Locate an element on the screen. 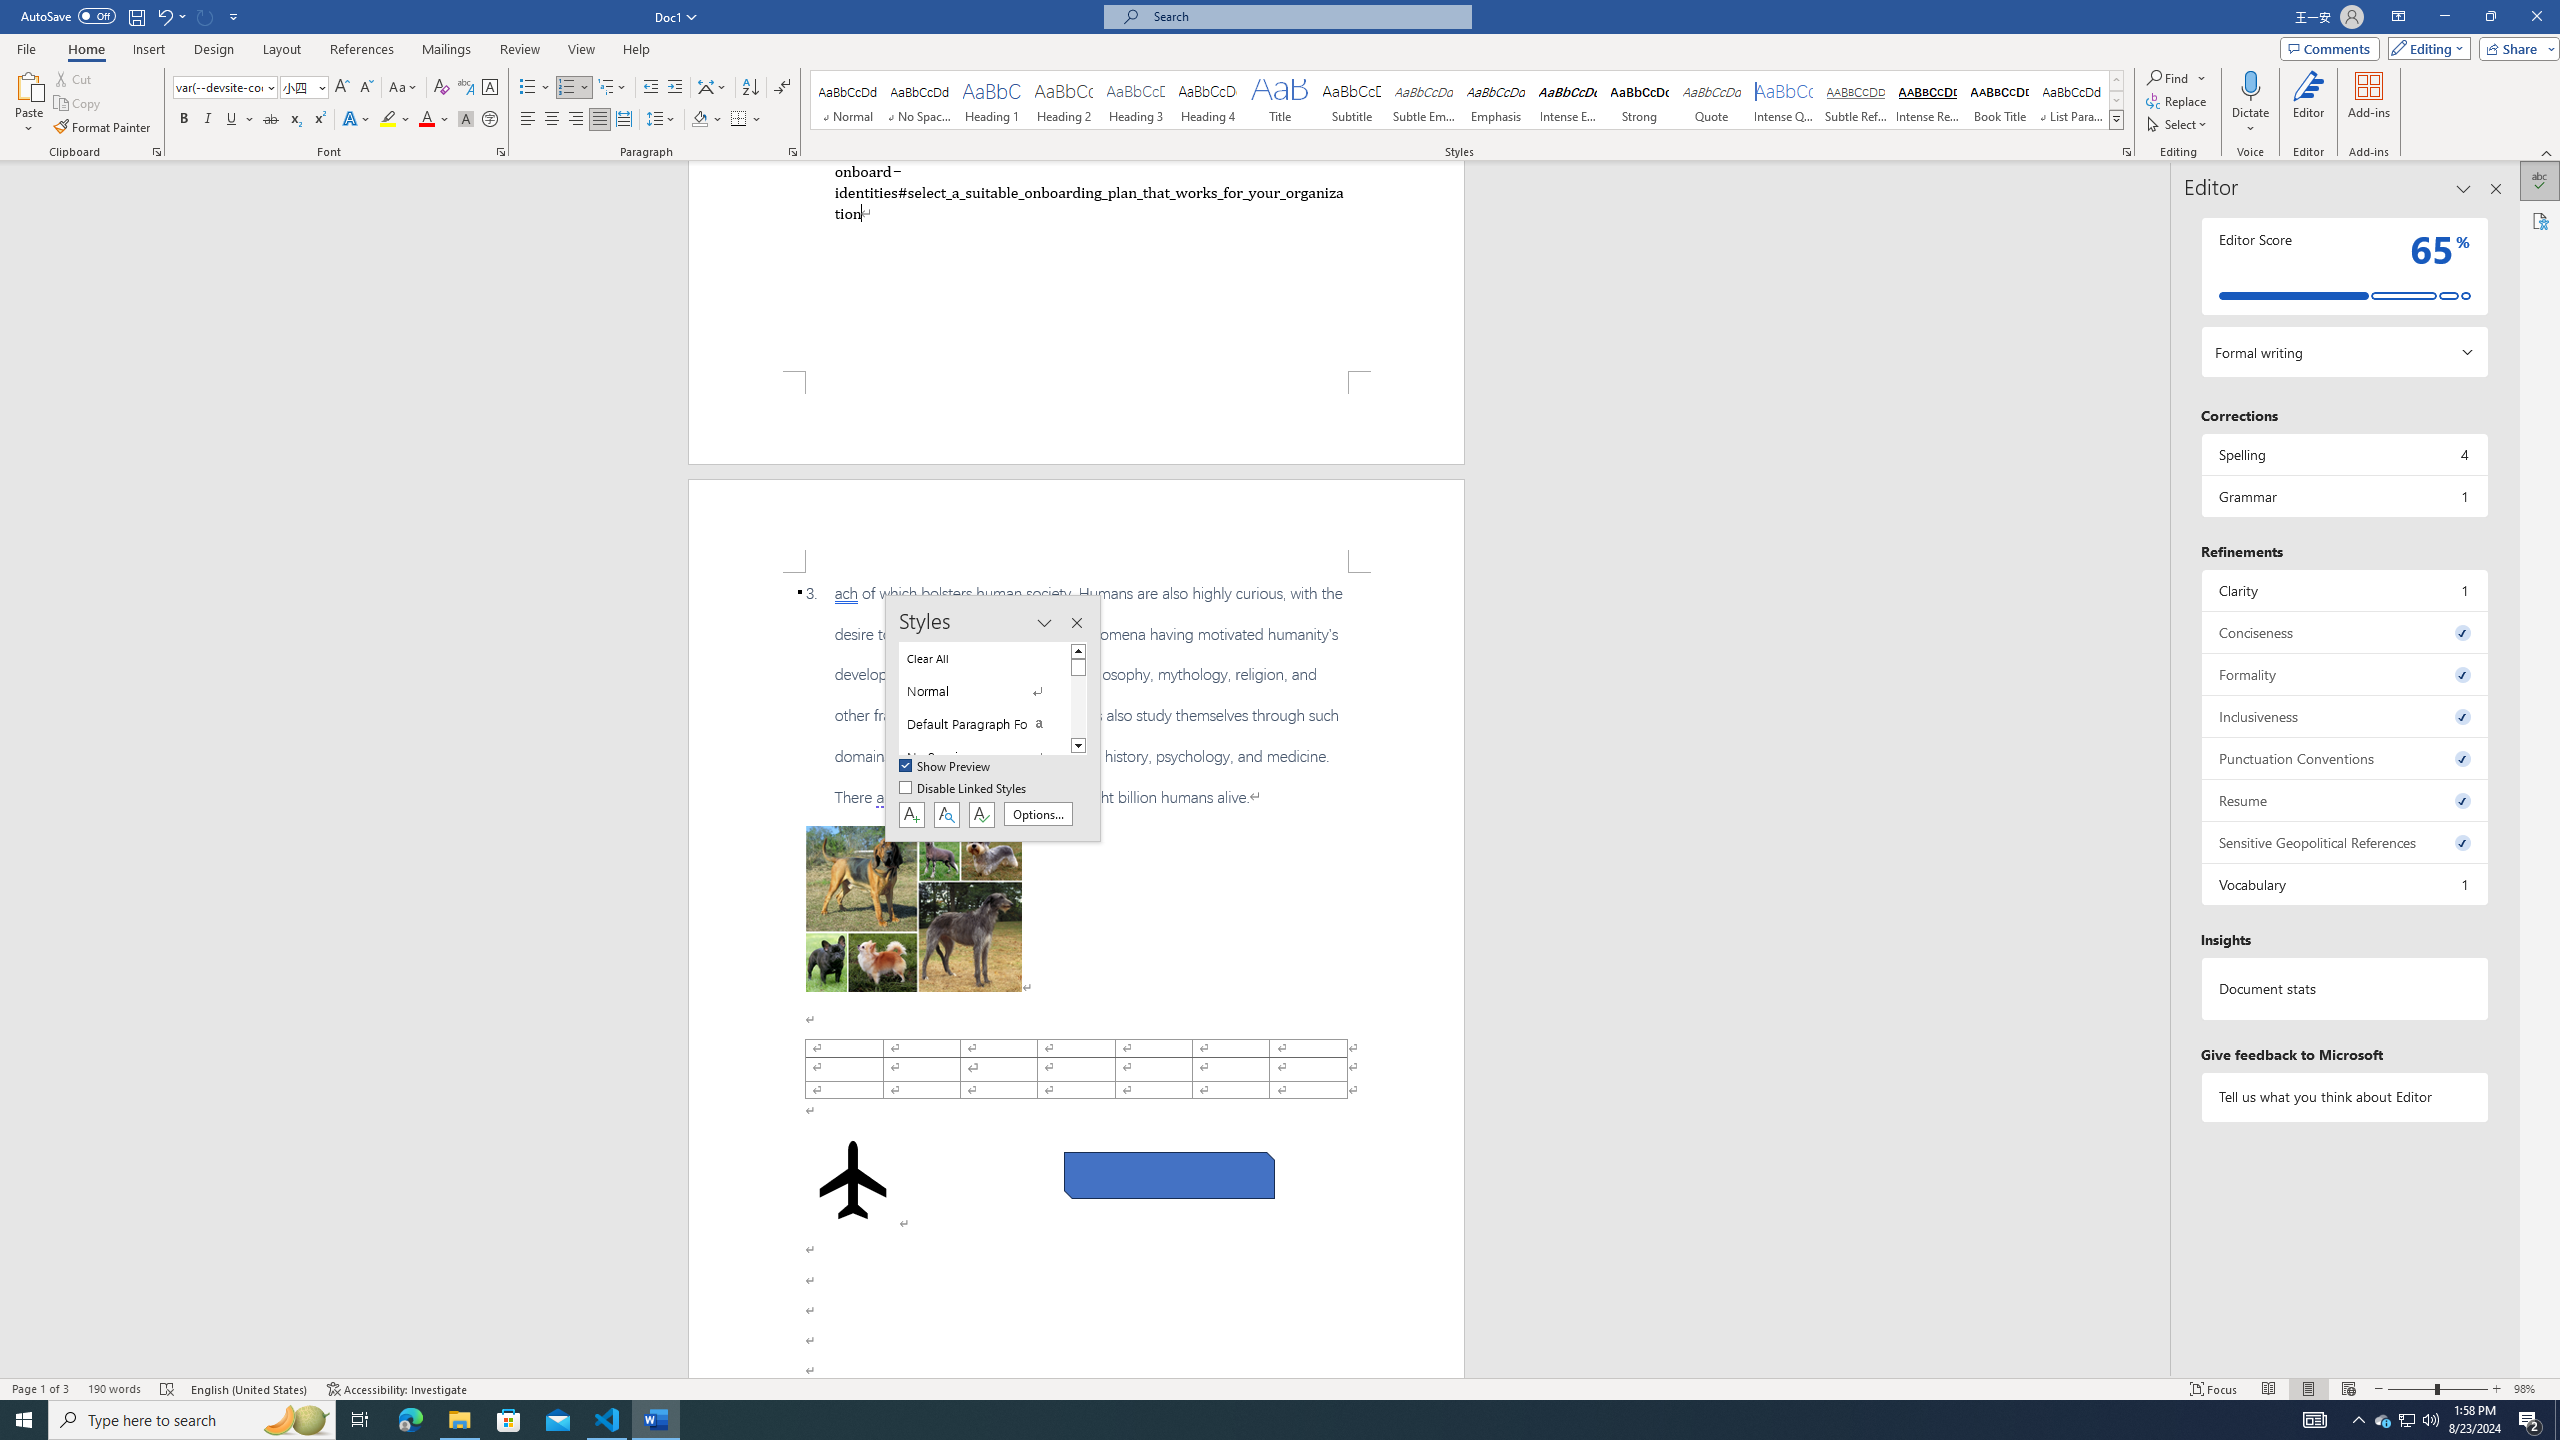  'Superscript' is located at coordinates (317, 118).